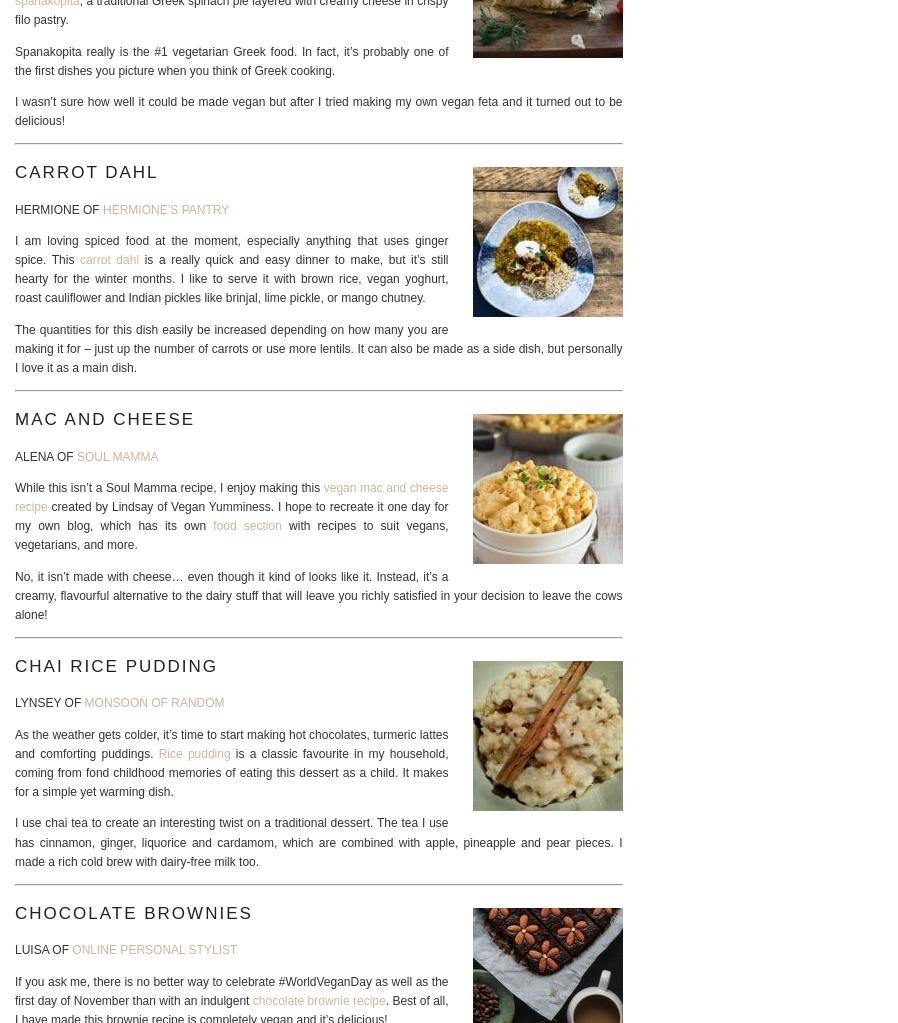  Describe the element at coordinates (168, 487) in the screenshot. I see `'While this isn’t a Soul Mamma recipe, I enjoy making this'` at that location.